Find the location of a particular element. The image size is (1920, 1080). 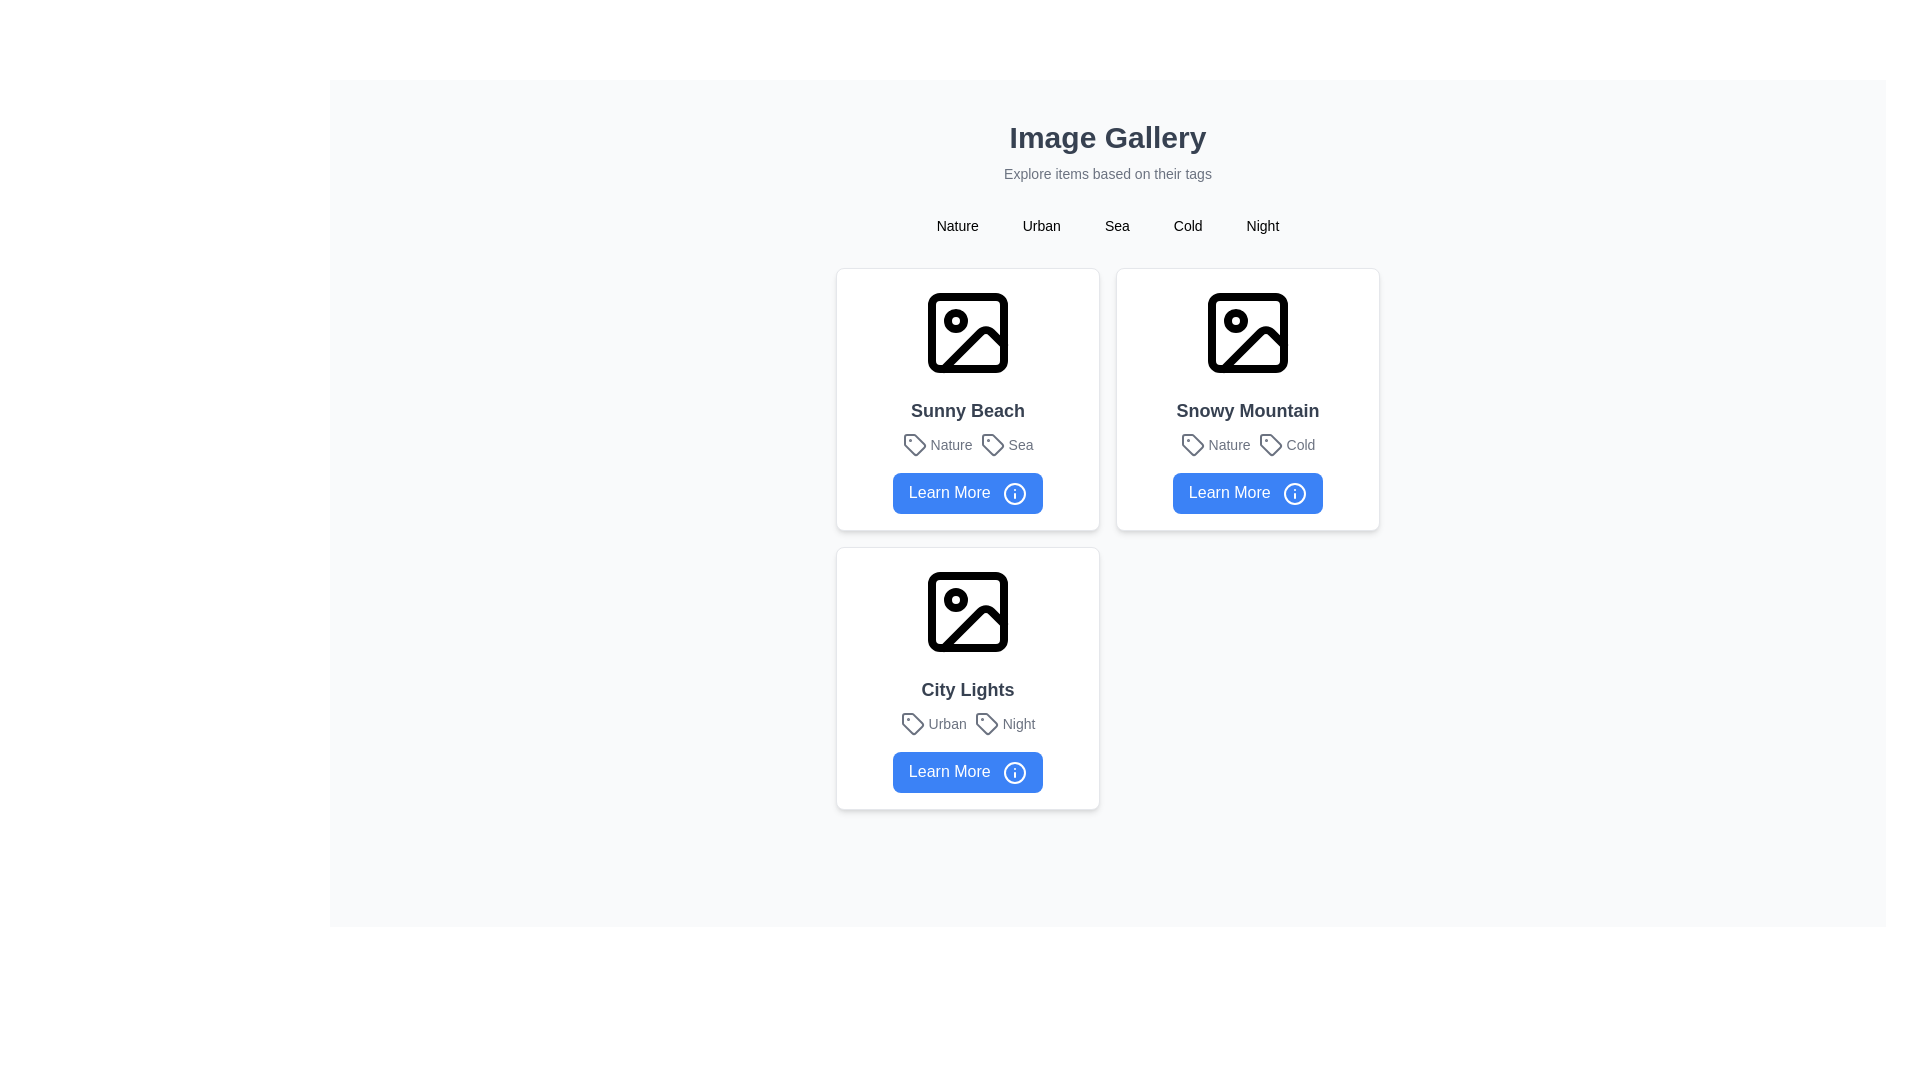

the 'Sunny Beach' card component in the 'Image Gallery' section is located at coordinates (968, 398).